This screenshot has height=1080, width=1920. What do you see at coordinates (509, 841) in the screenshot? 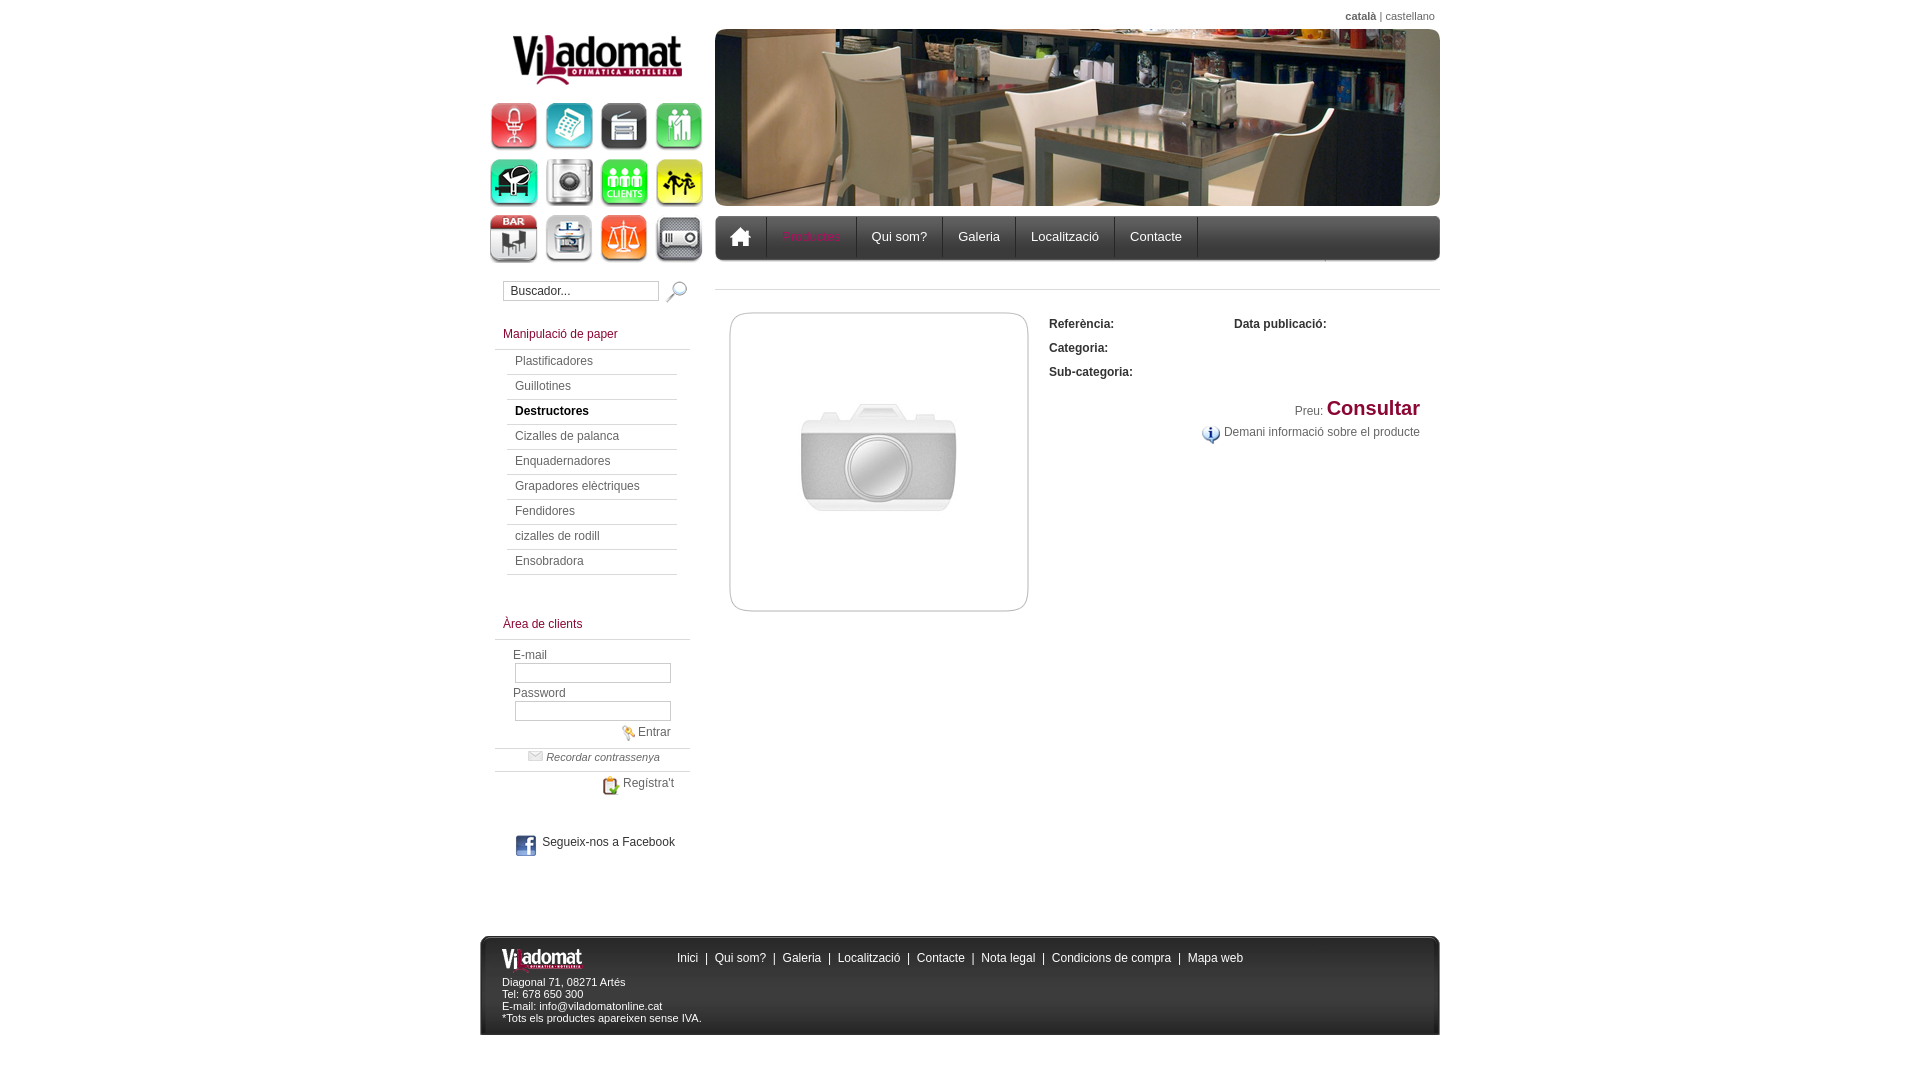
I see `'Segueix-nos a Facebook'` at bounding box center [509, 841].